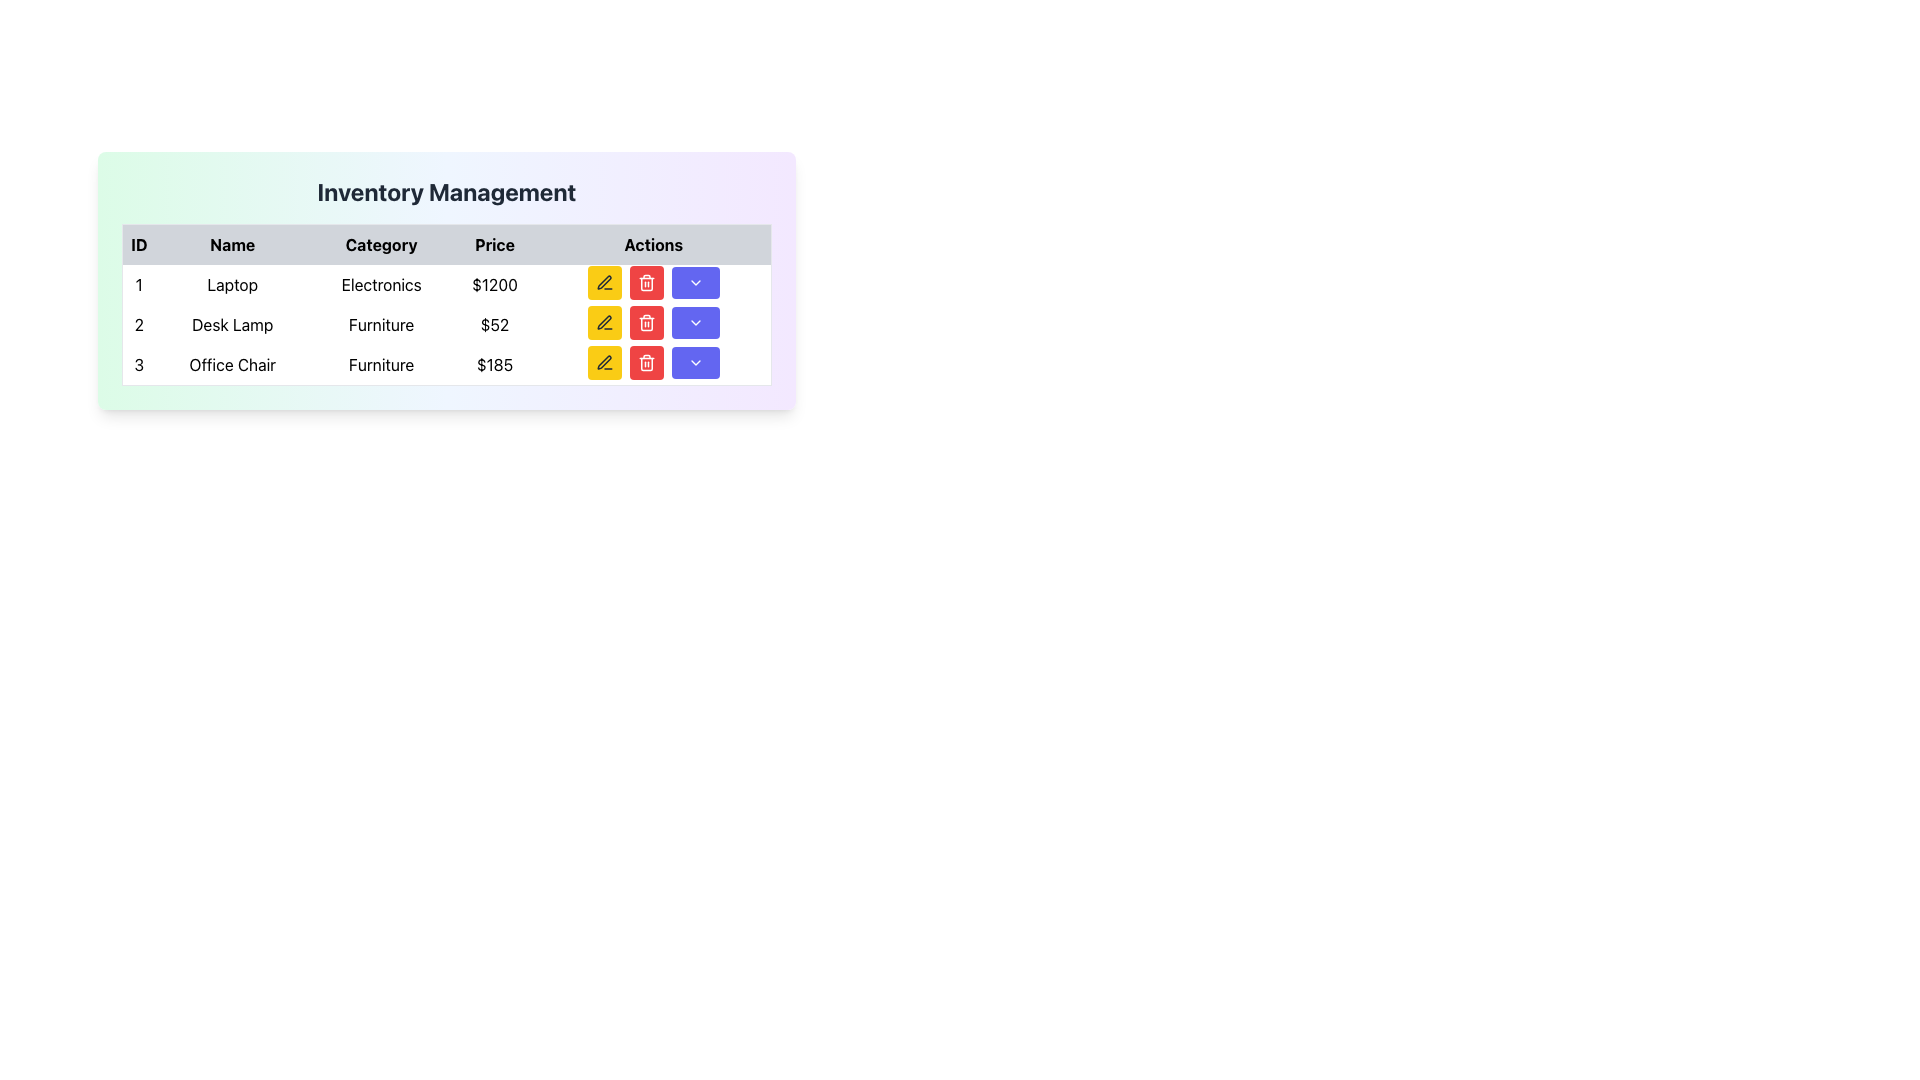  What do you see at coordinates (695, 322) in the screenshot?
I see `the downward-pointing chevron icon in the last column of the second row in the 'Actions' section` at bounding box center [695, 322].